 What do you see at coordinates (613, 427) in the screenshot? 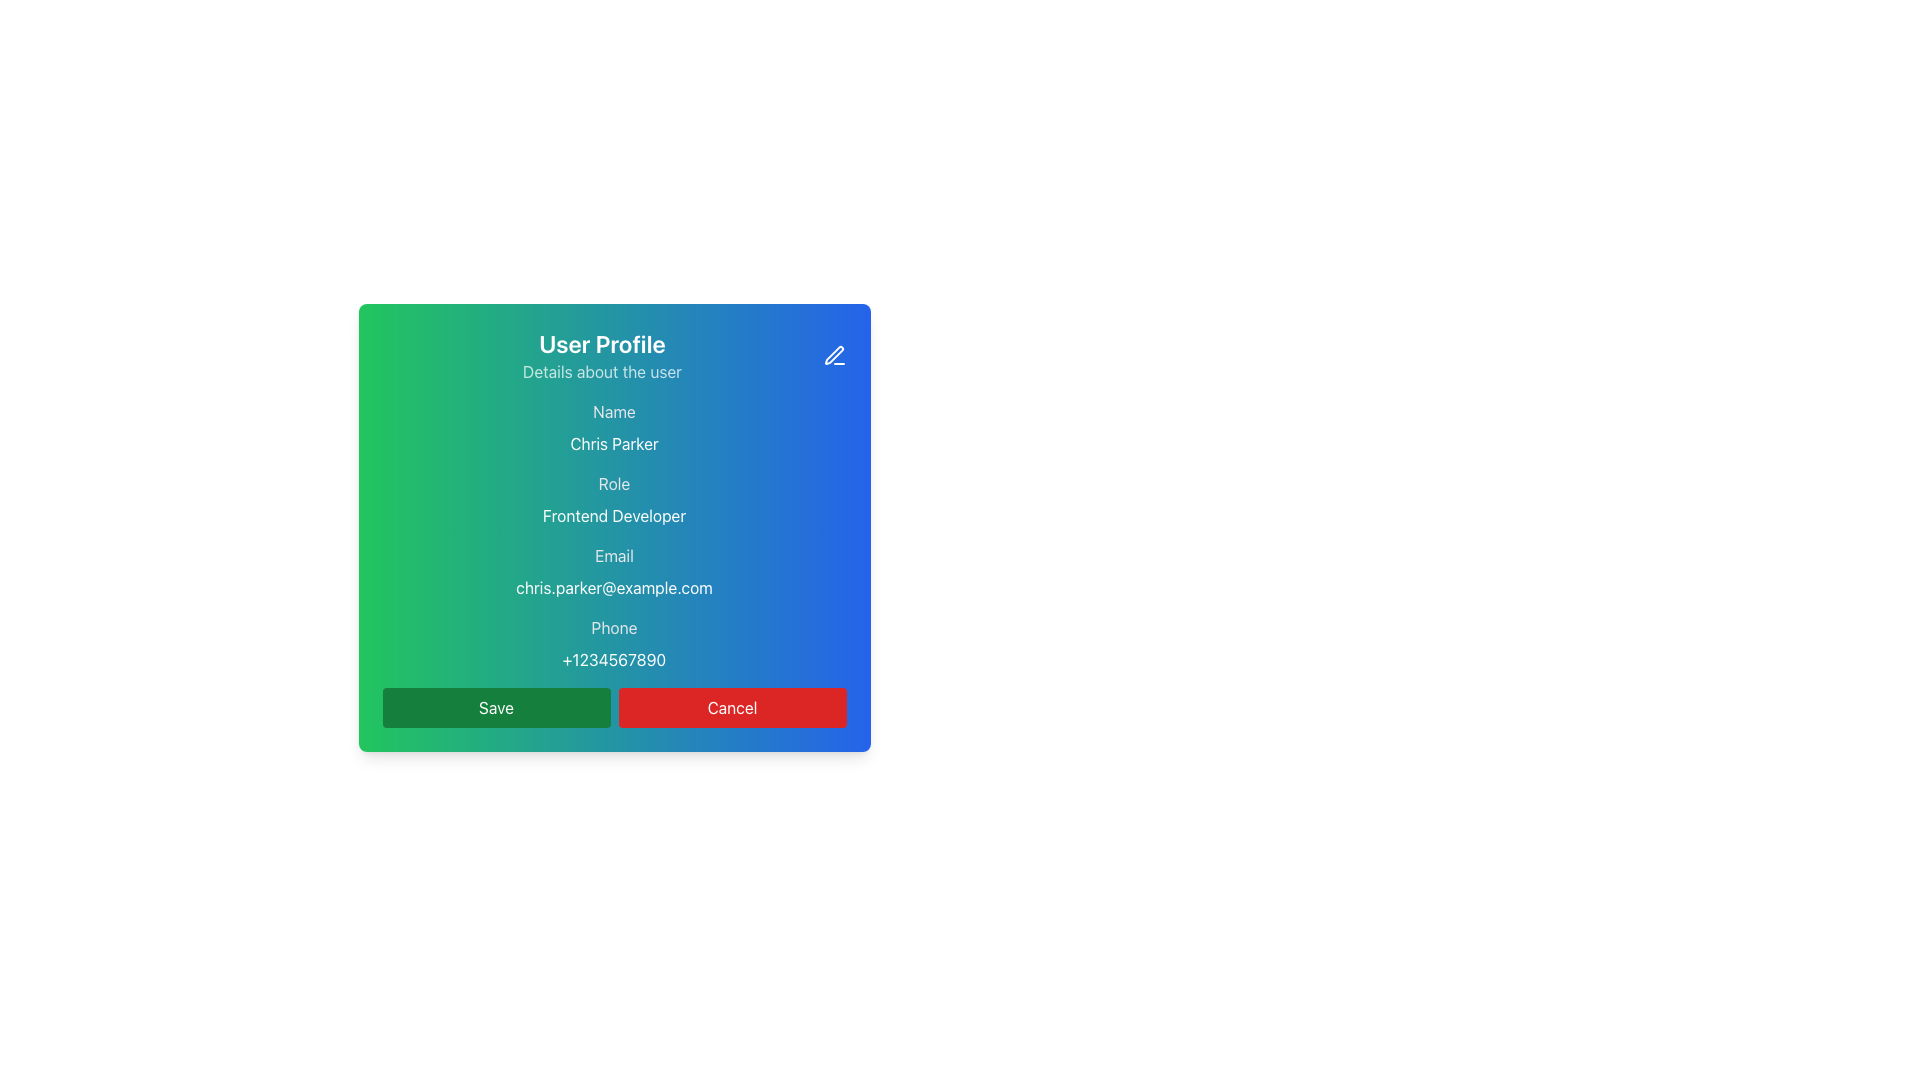
I see `the 'Name' label displaying the user's name 'Chris Parker' in the User Profile card interface, which is the first information section of the card` at bounding box center [613, 427].